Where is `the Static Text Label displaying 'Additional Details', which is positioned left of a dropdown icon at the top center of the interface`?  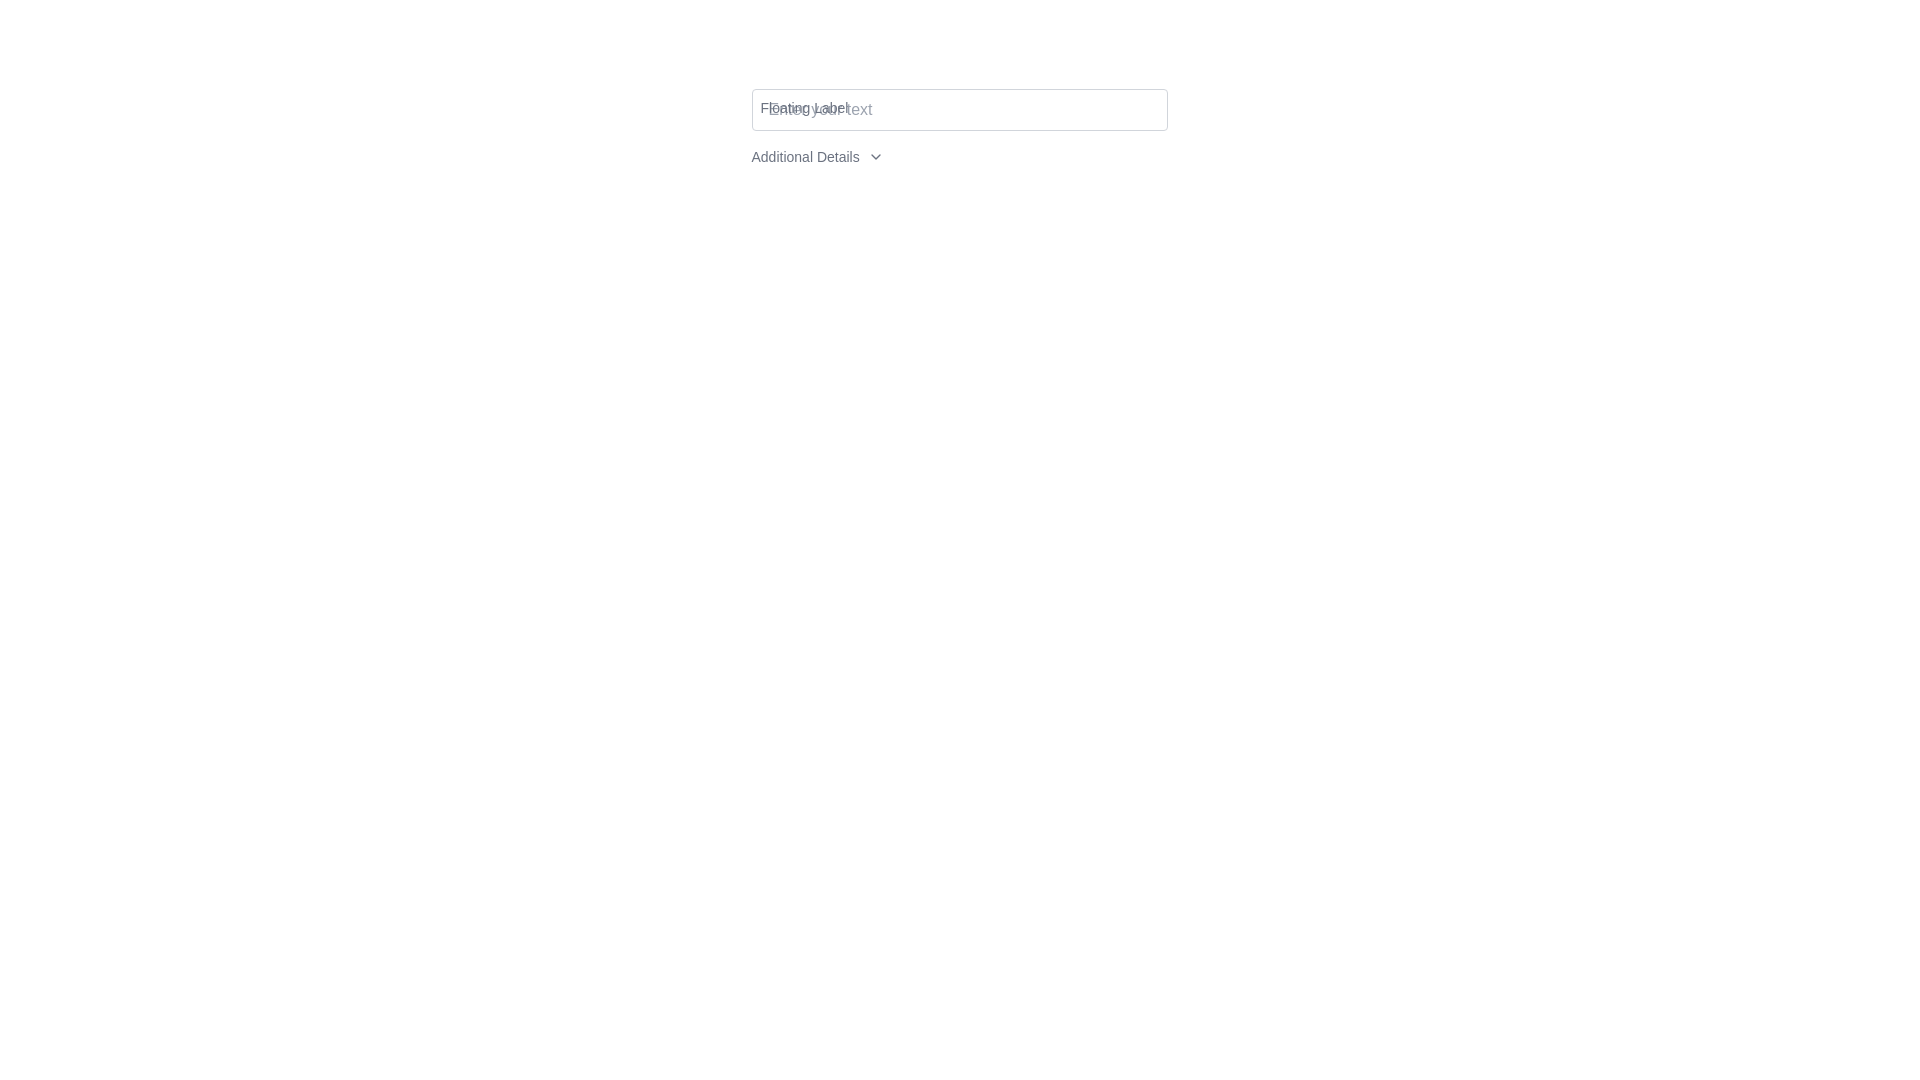 the Static Text Label displaying 'Additional Details', which is positioned left of a dropdown icon at the top center of the interface is located at coordinates (805, 156).